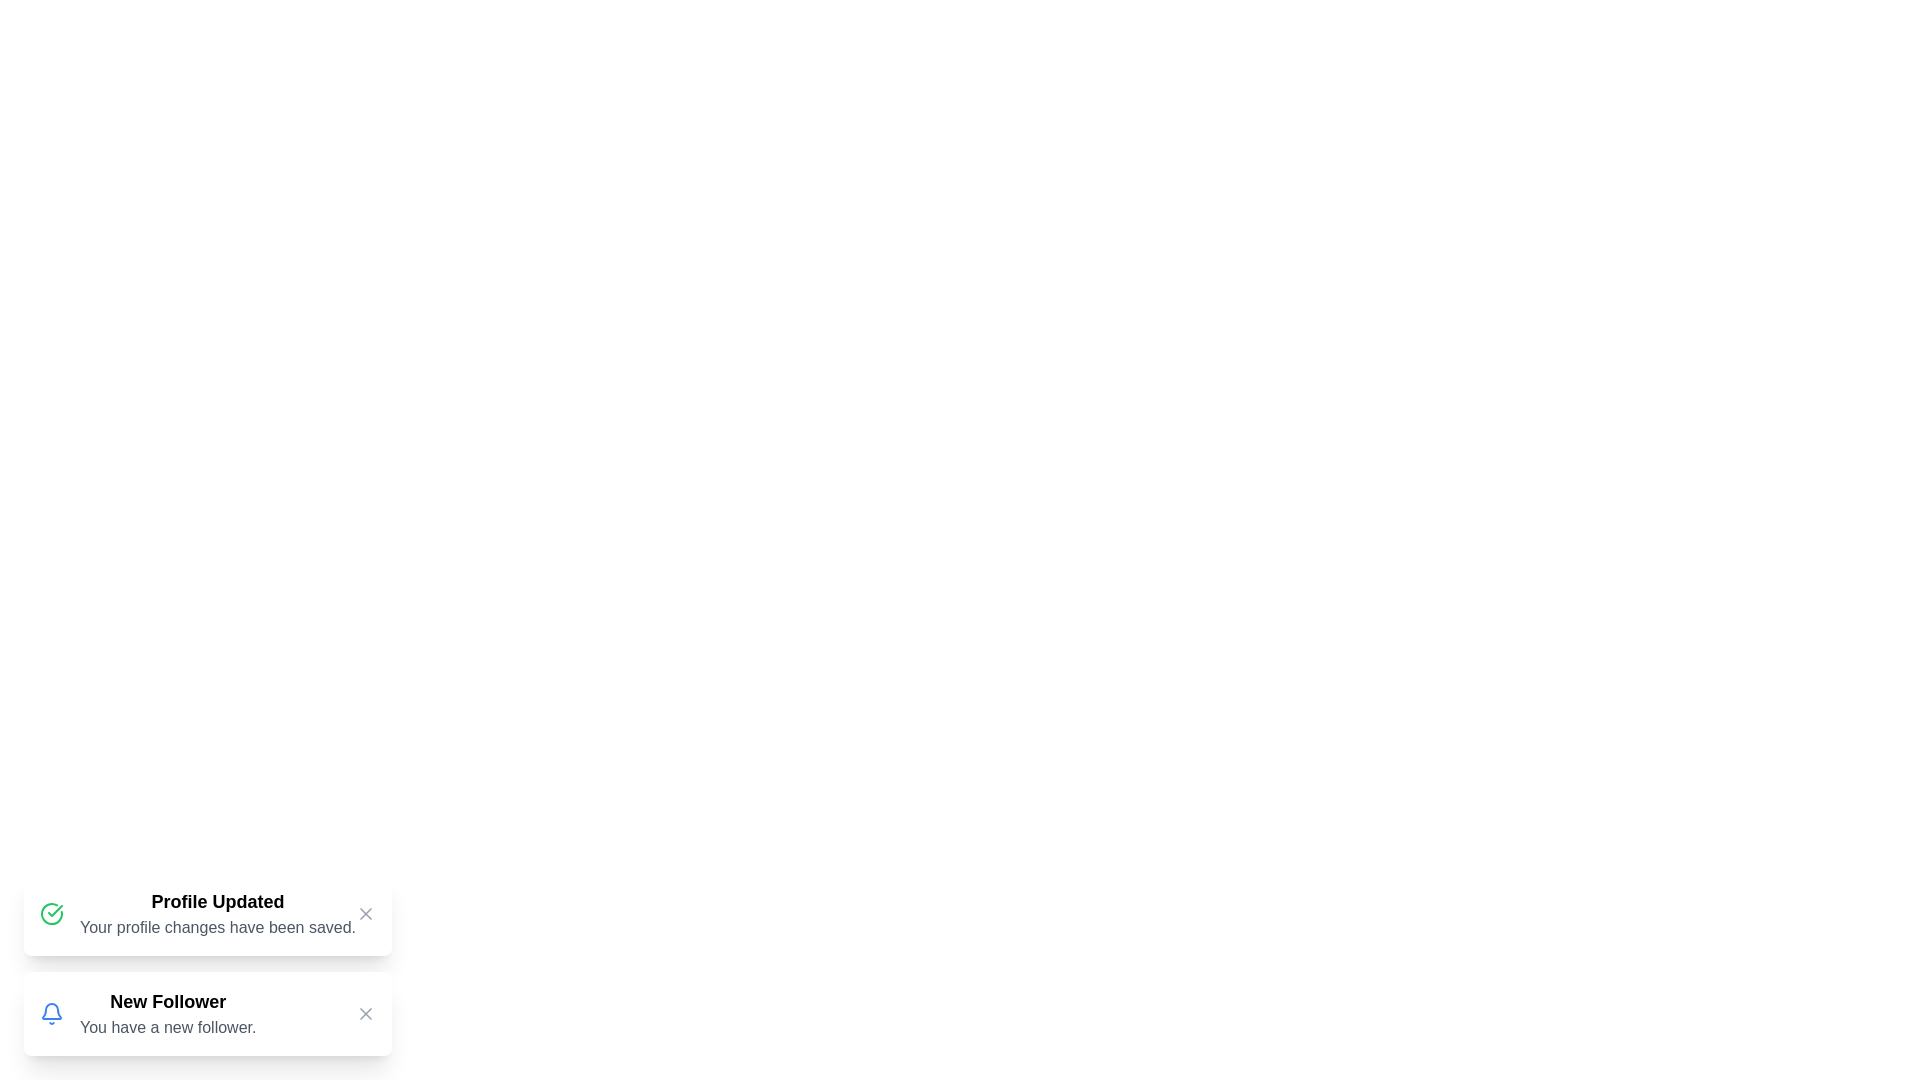  What do you see at coordinates (207, 914) in the screenshot?
I see `the 'Profile Updated' notification to read its details` at bounding box center [207, 914].